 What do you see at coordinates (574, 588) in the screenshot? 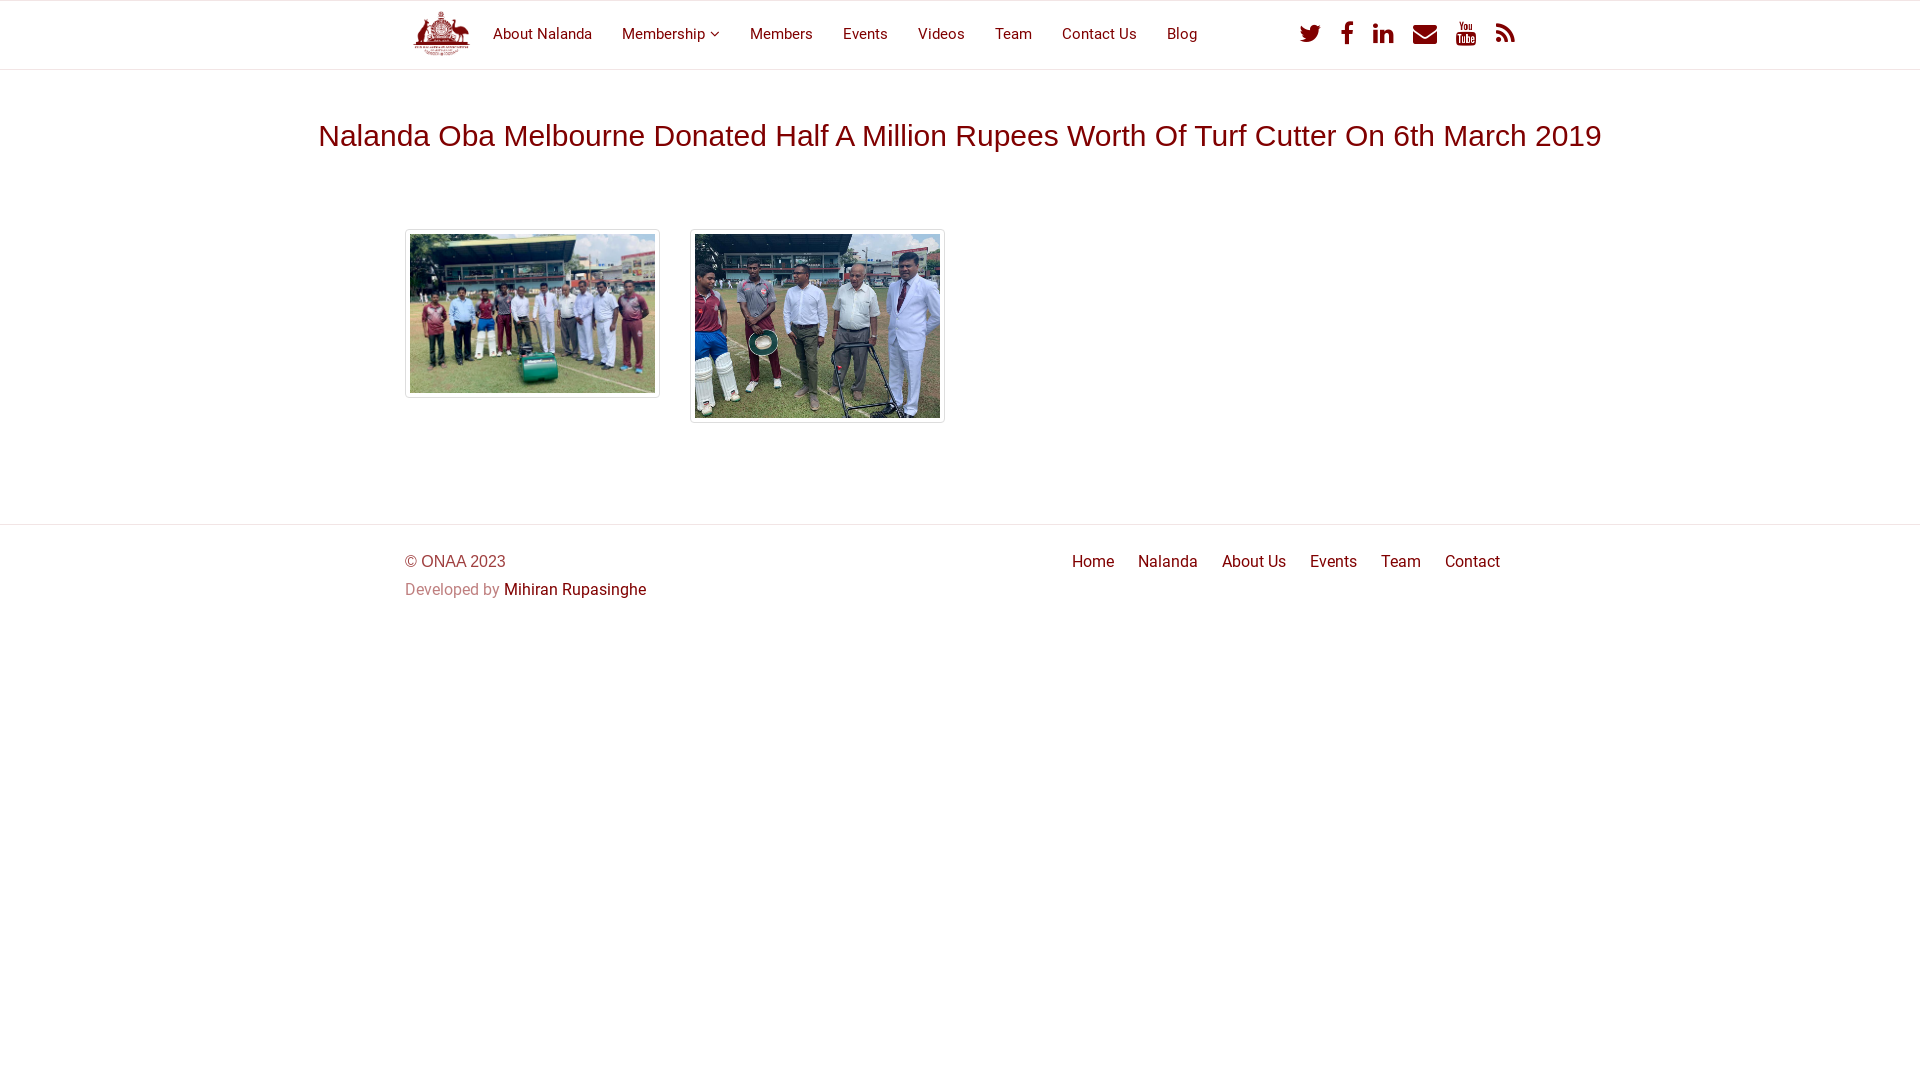
I see `'Mihiran Rupasinghe'` at bounding box center [574, 588].